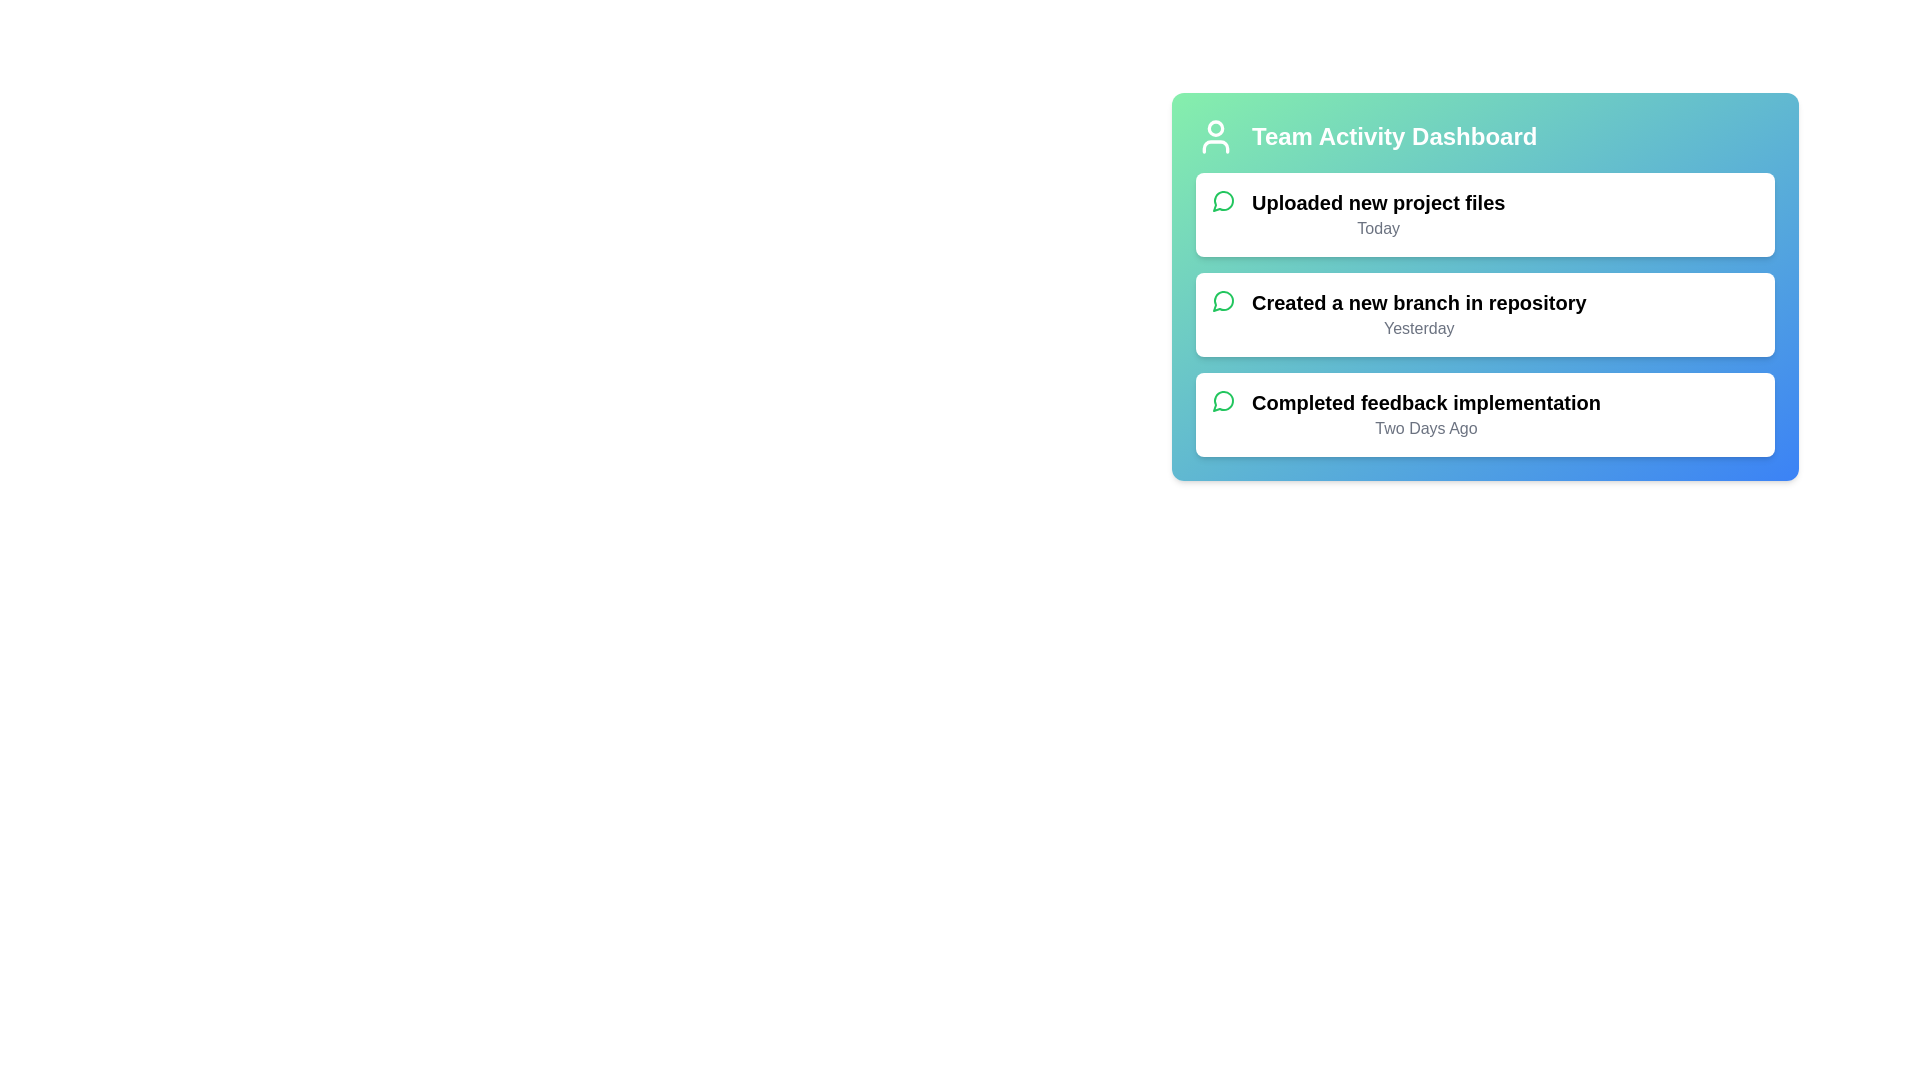  What do you see at coordinates (1485, 315) in the screenshot?
I see `the activity card labeled 'Created a new branch in repository' to observe hover effects` at bounding box center [1485, 315].